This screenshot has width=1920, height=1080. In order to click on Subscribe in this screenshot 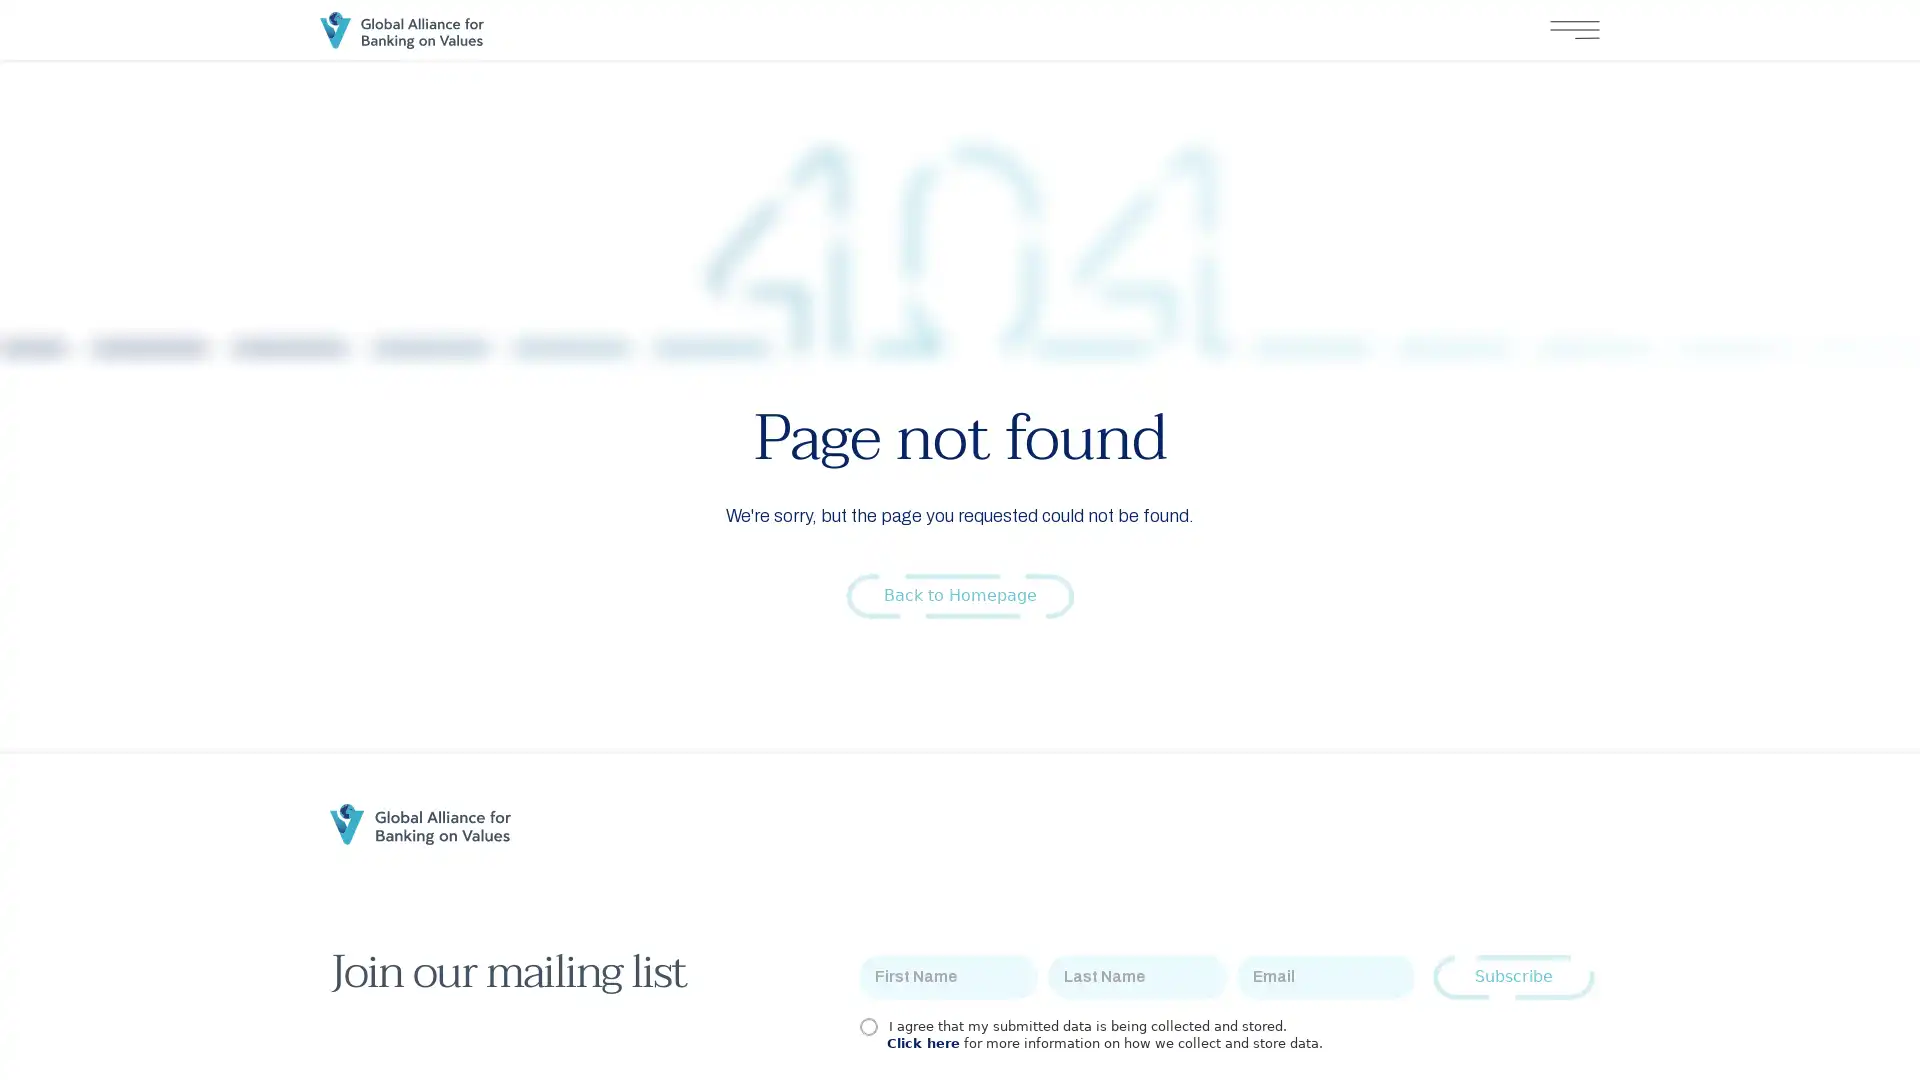, I will do `click(1513, 976)`.